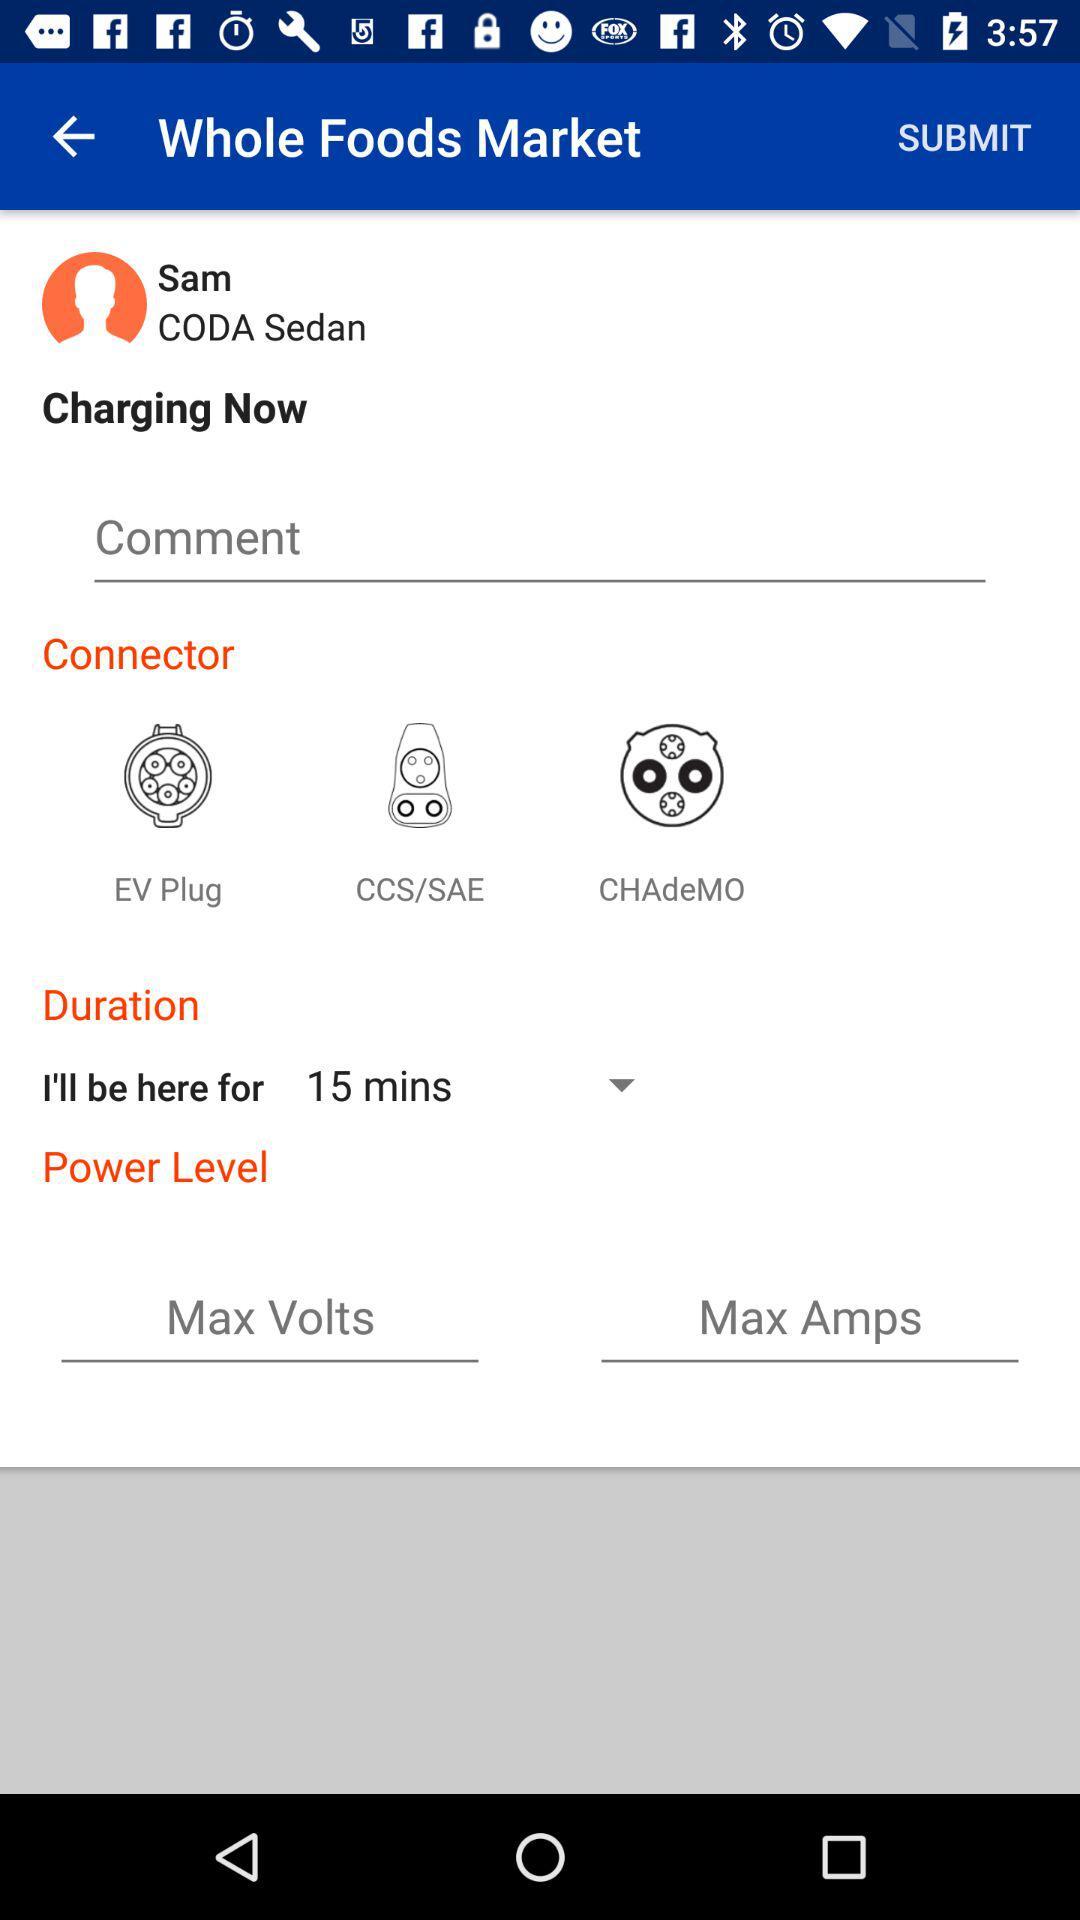  I want to click on comment box, so click(540, 543).